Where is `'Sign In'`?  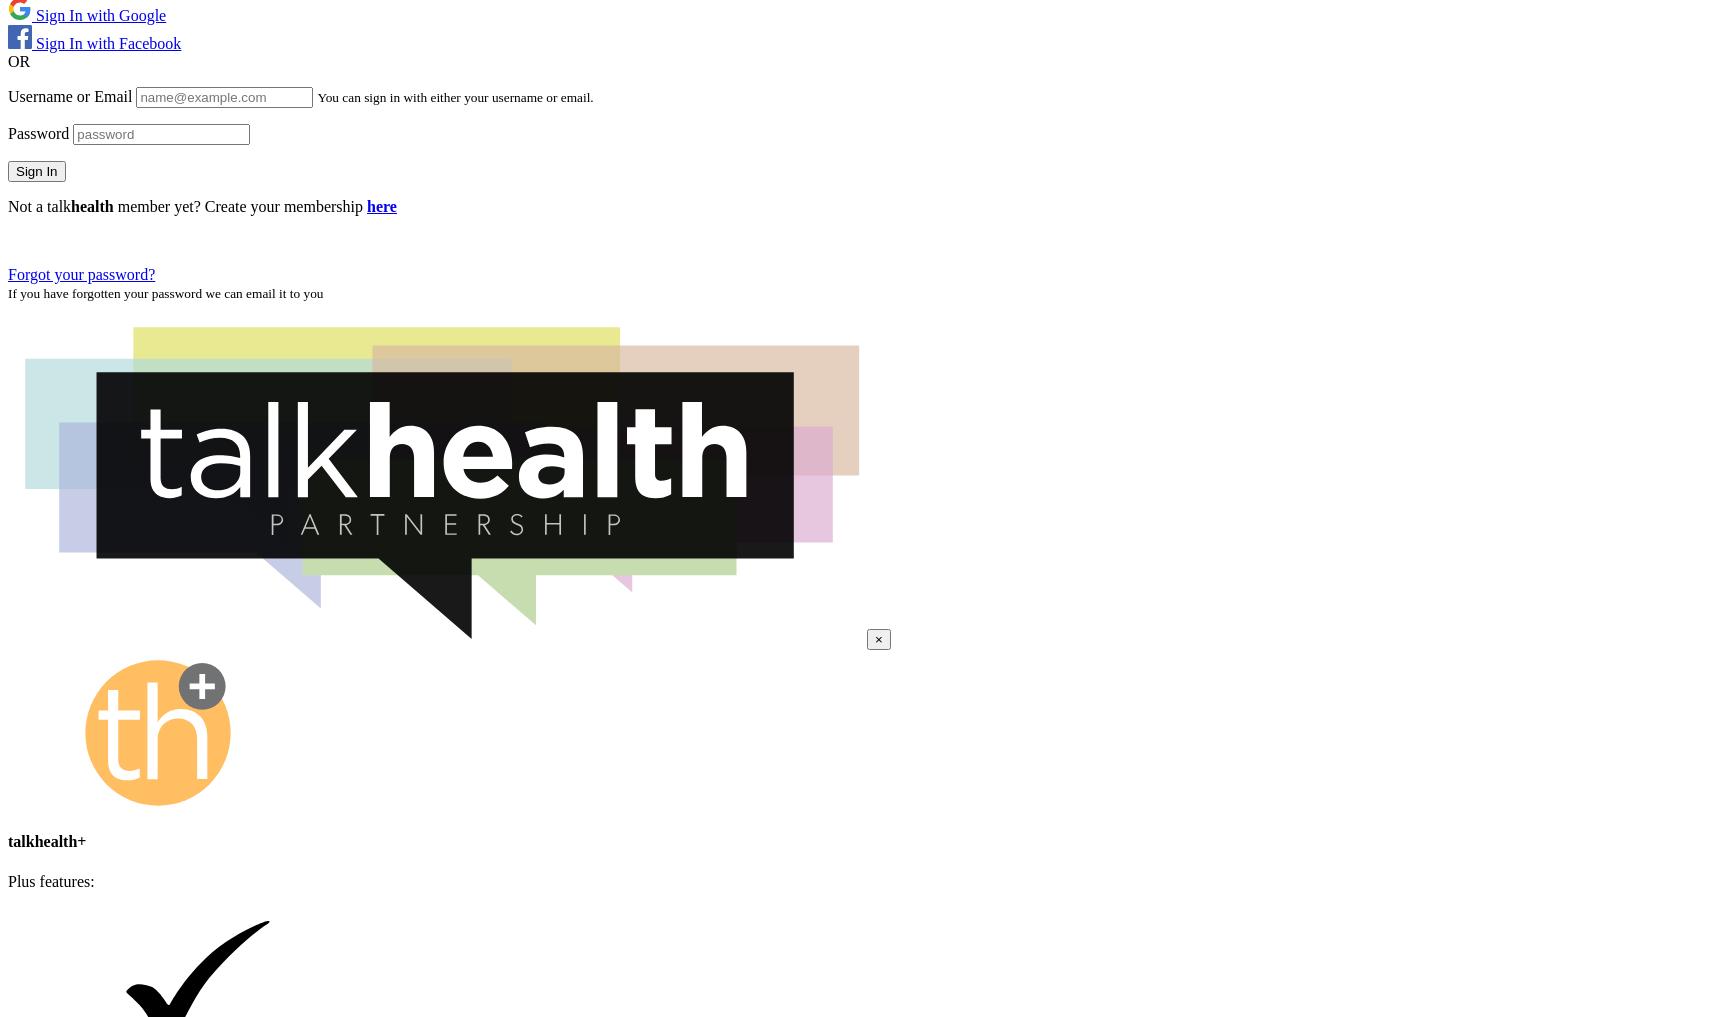 'Sign In' is located at coordinates (36, 170).